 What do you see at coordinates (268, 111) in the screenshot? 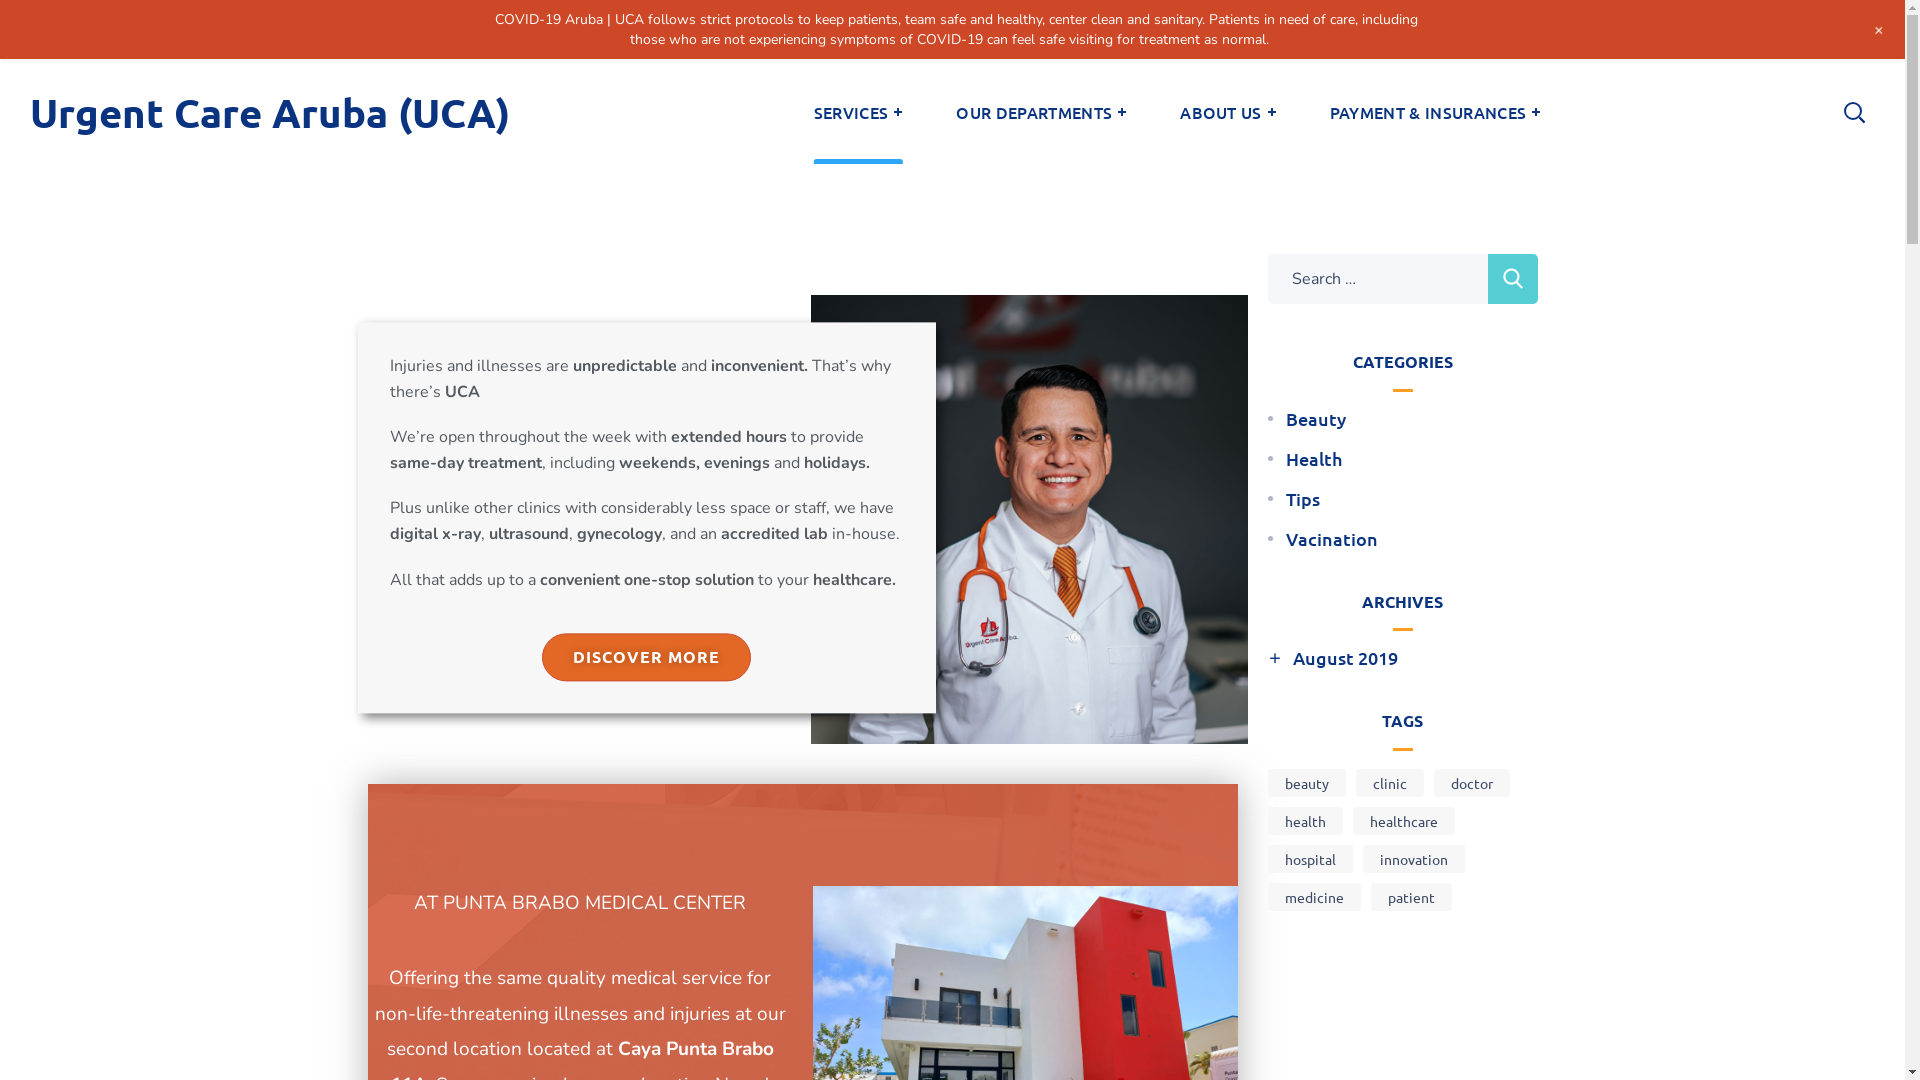
I see `'Urgent Care Aruba (UCA)'` at bounding box center [268, 111].